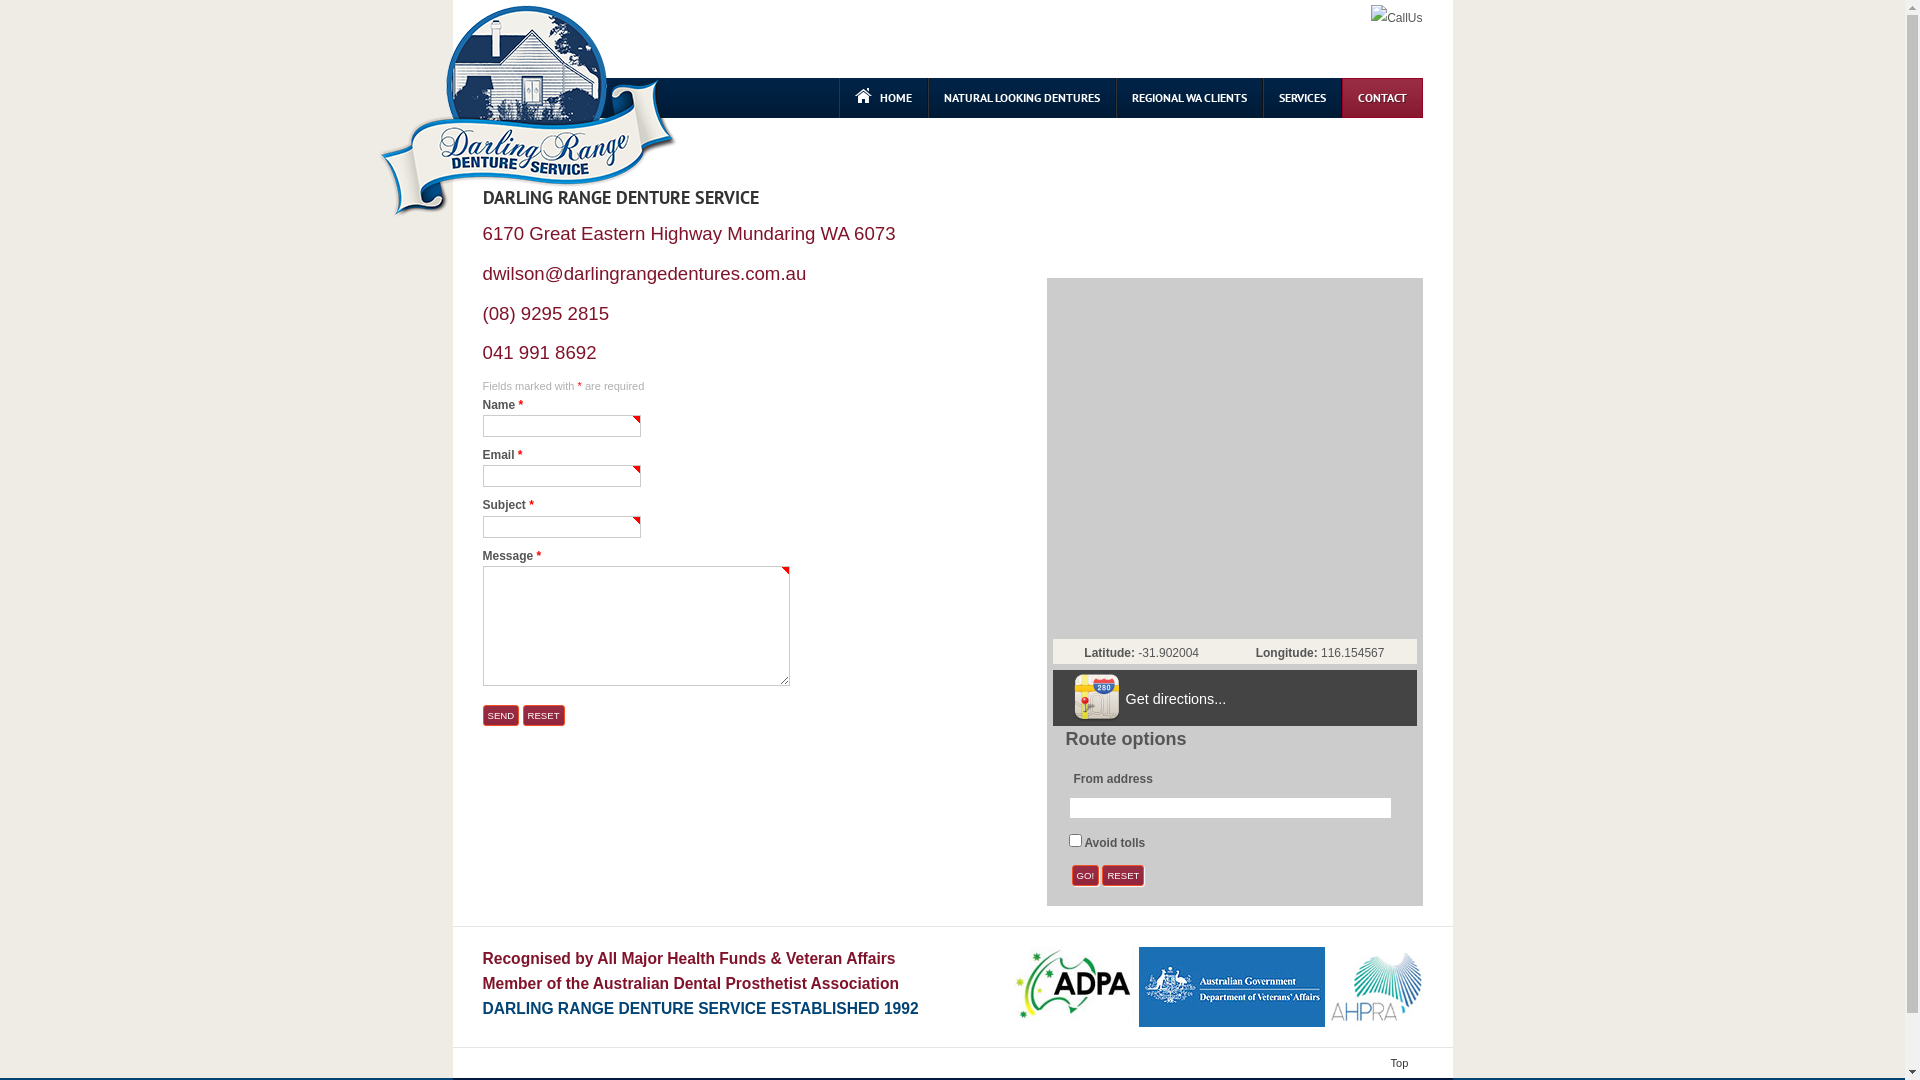  I want to click on 'Email', so click(560, 475).